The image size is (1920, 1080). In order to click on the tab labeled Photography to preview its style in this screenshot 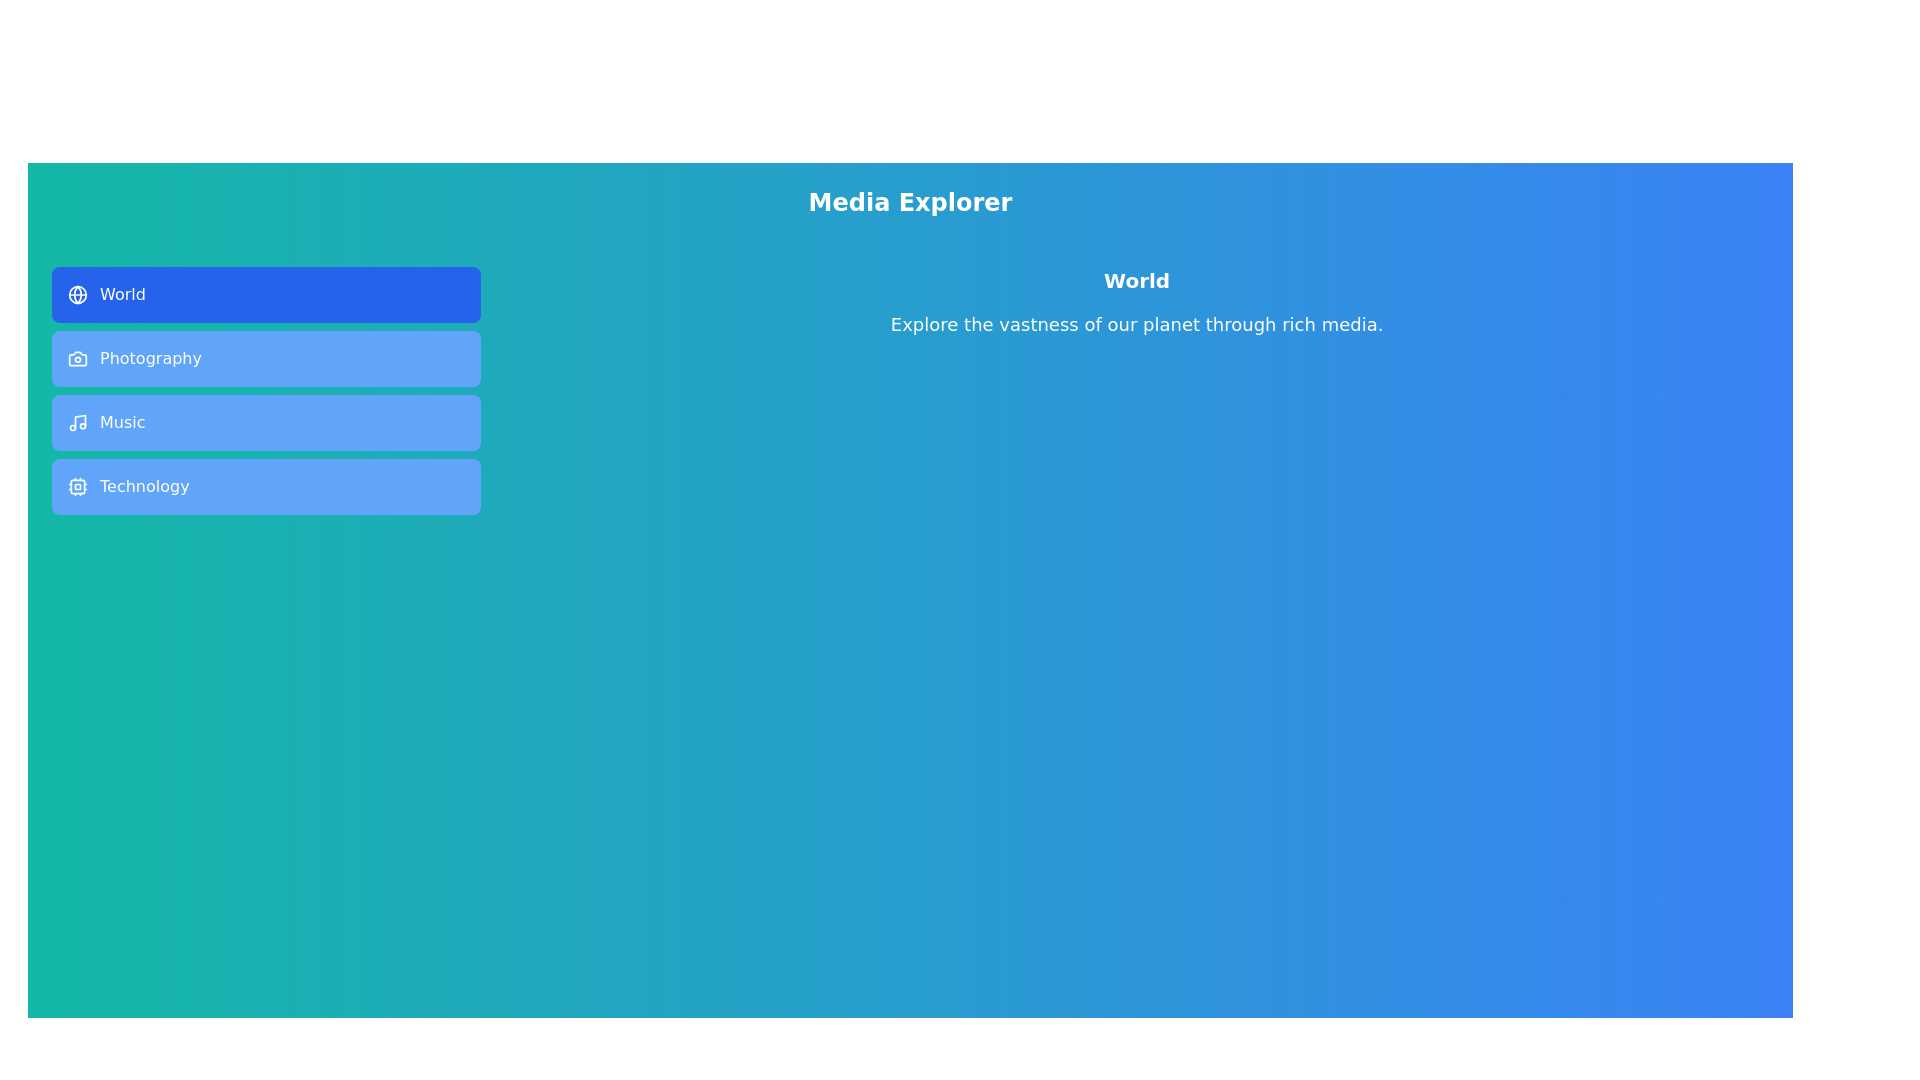, I will do `click(265, 357)`.